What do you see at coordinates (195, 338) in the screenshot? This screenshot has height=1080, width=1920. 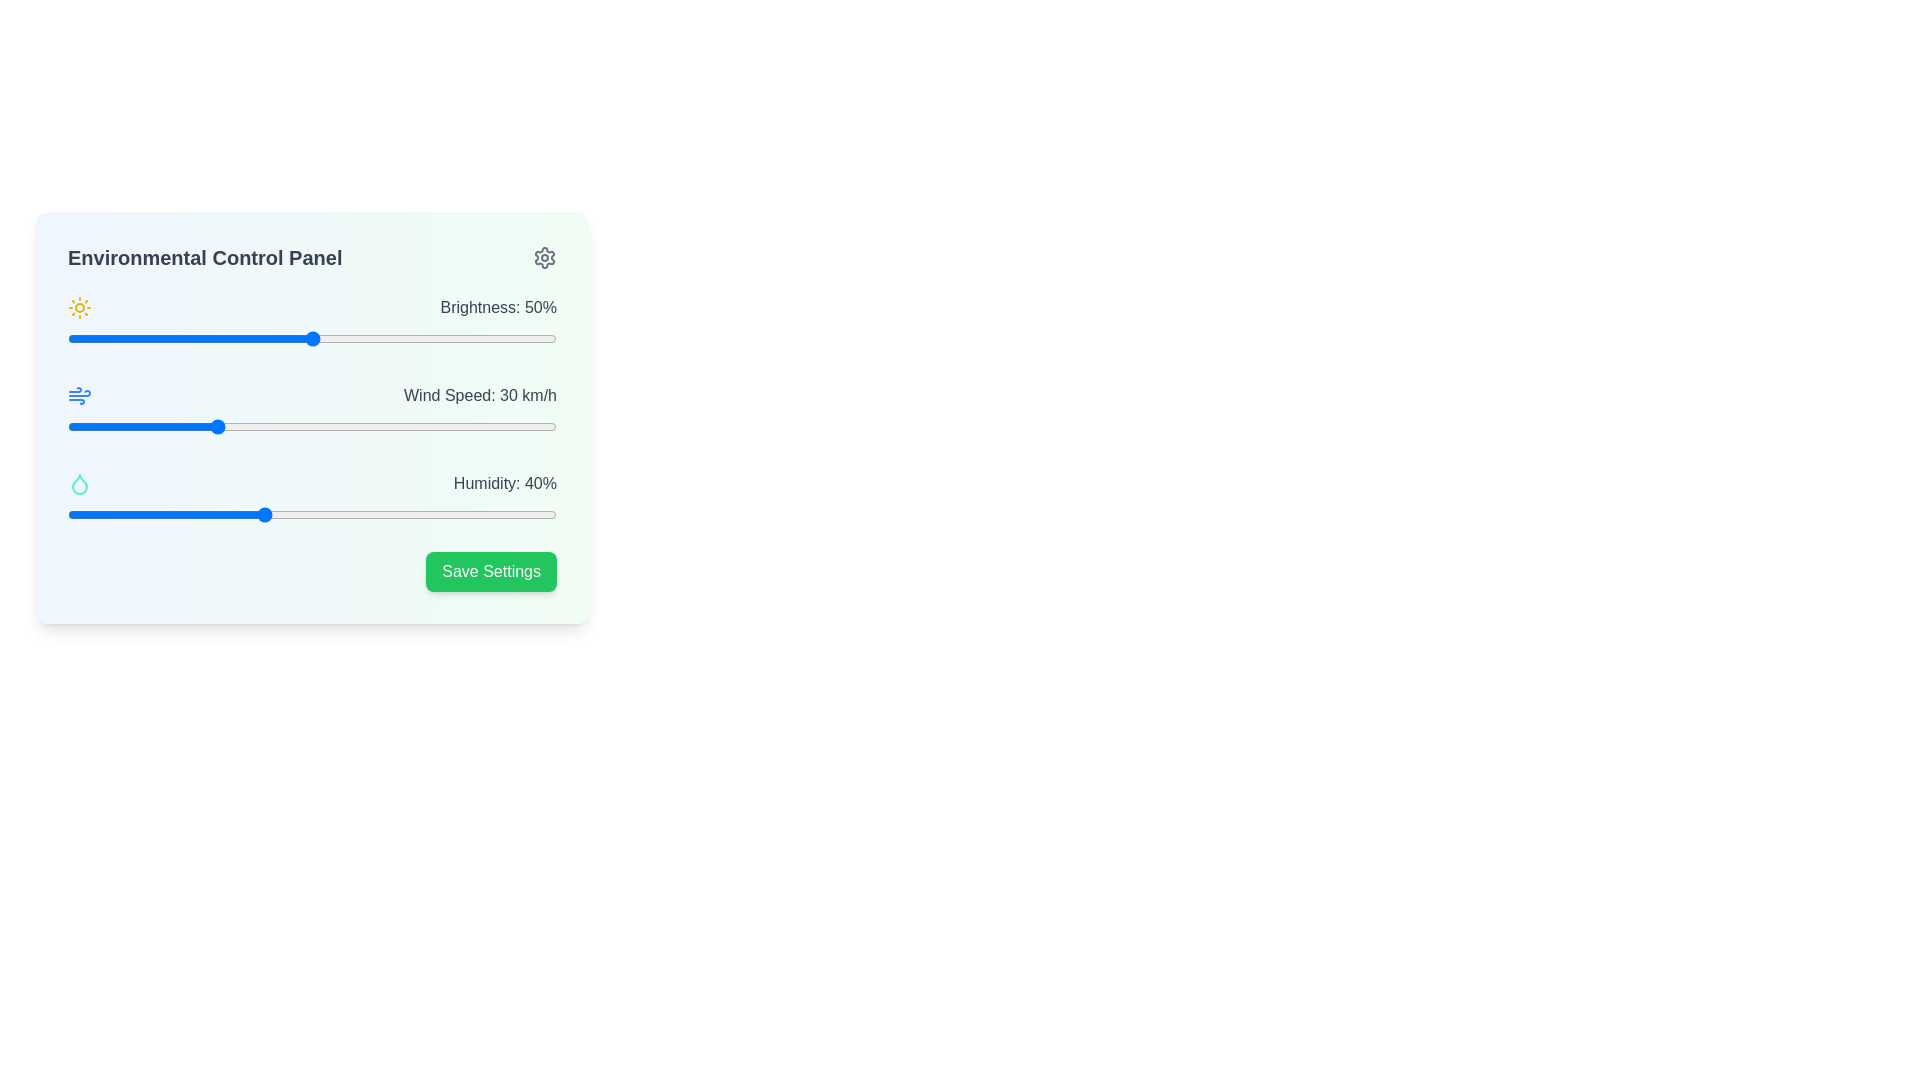 I see `the slider value` at bounding box center [195, 338].